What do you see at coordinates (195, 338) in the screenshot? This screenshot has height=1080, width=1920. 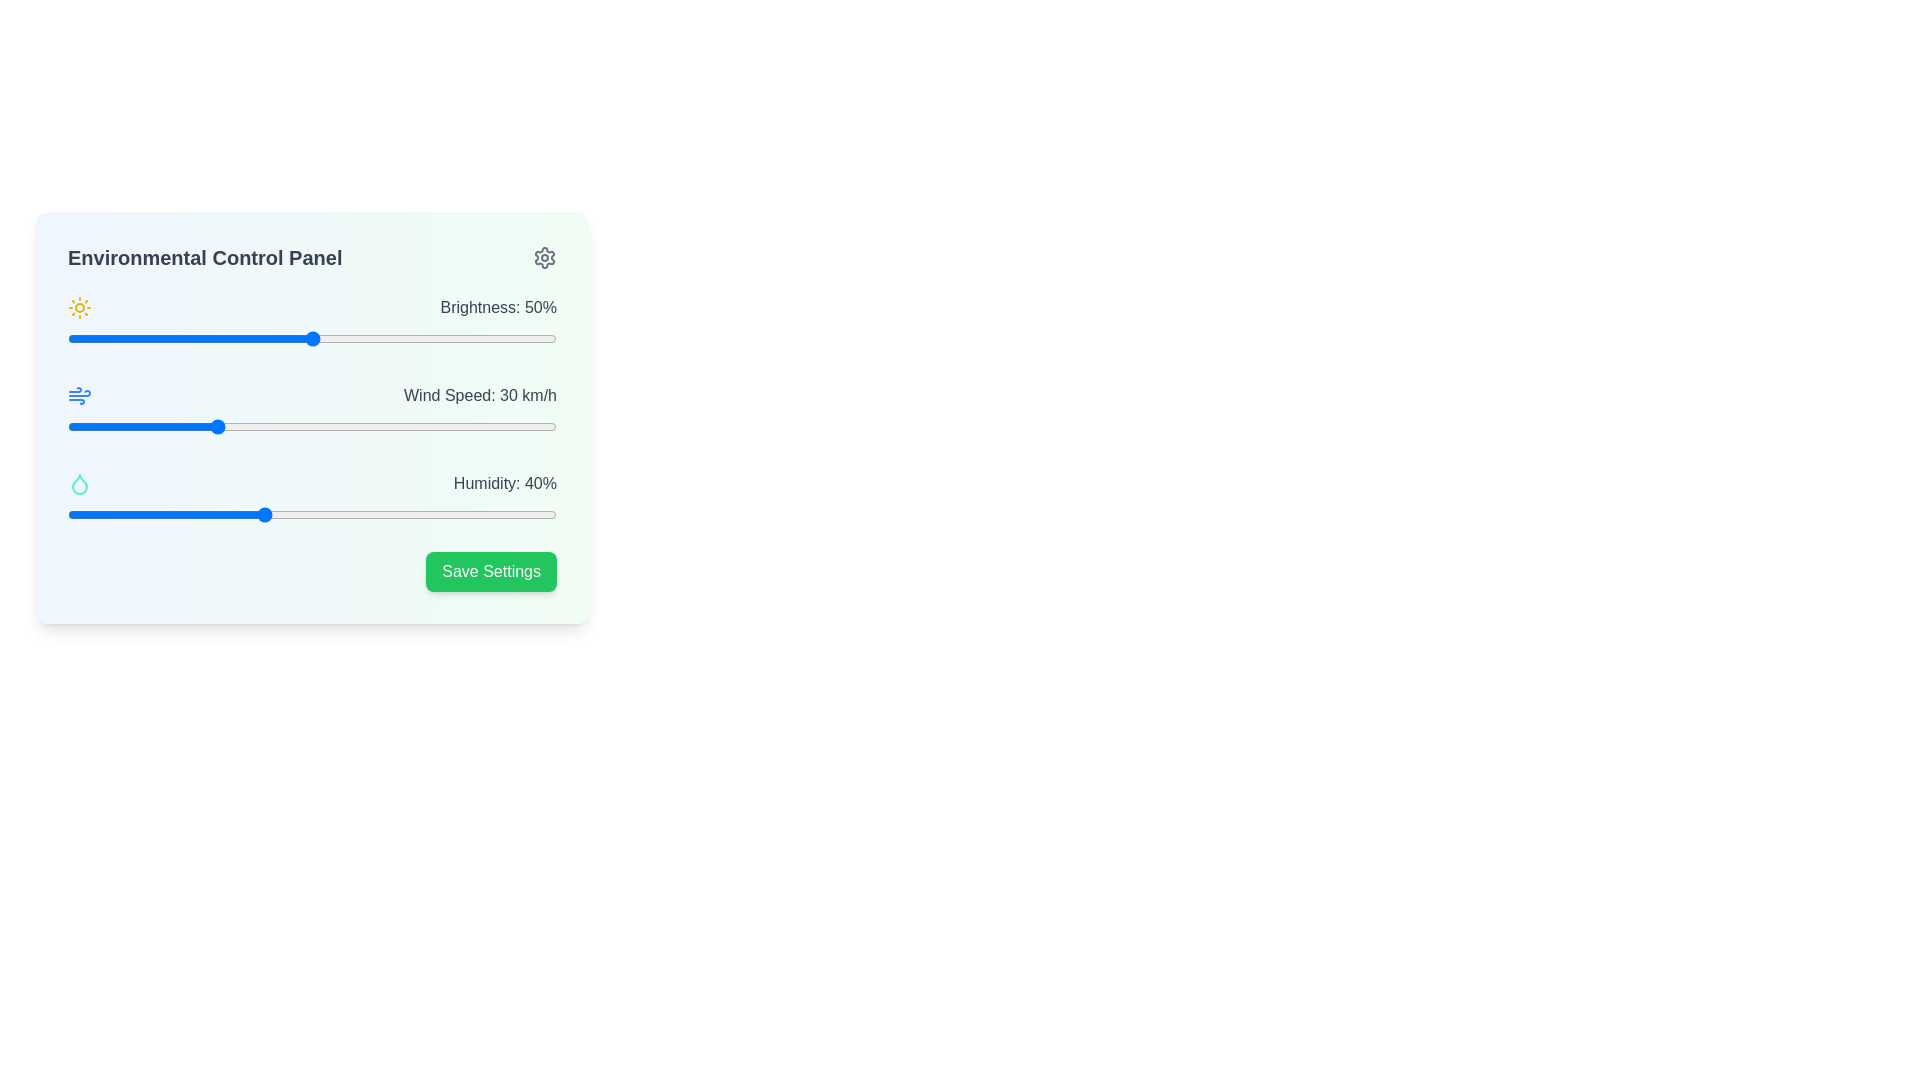 I see `the slider value` at bounding box center [195, 338].